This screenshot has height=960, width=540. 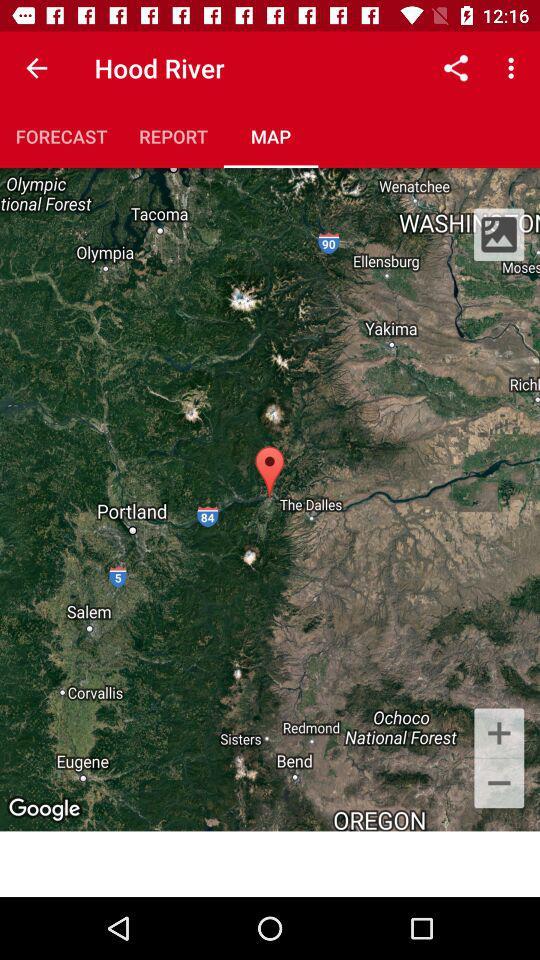 I want to click on the item above the forecast icon, so click(x=36, y=68).